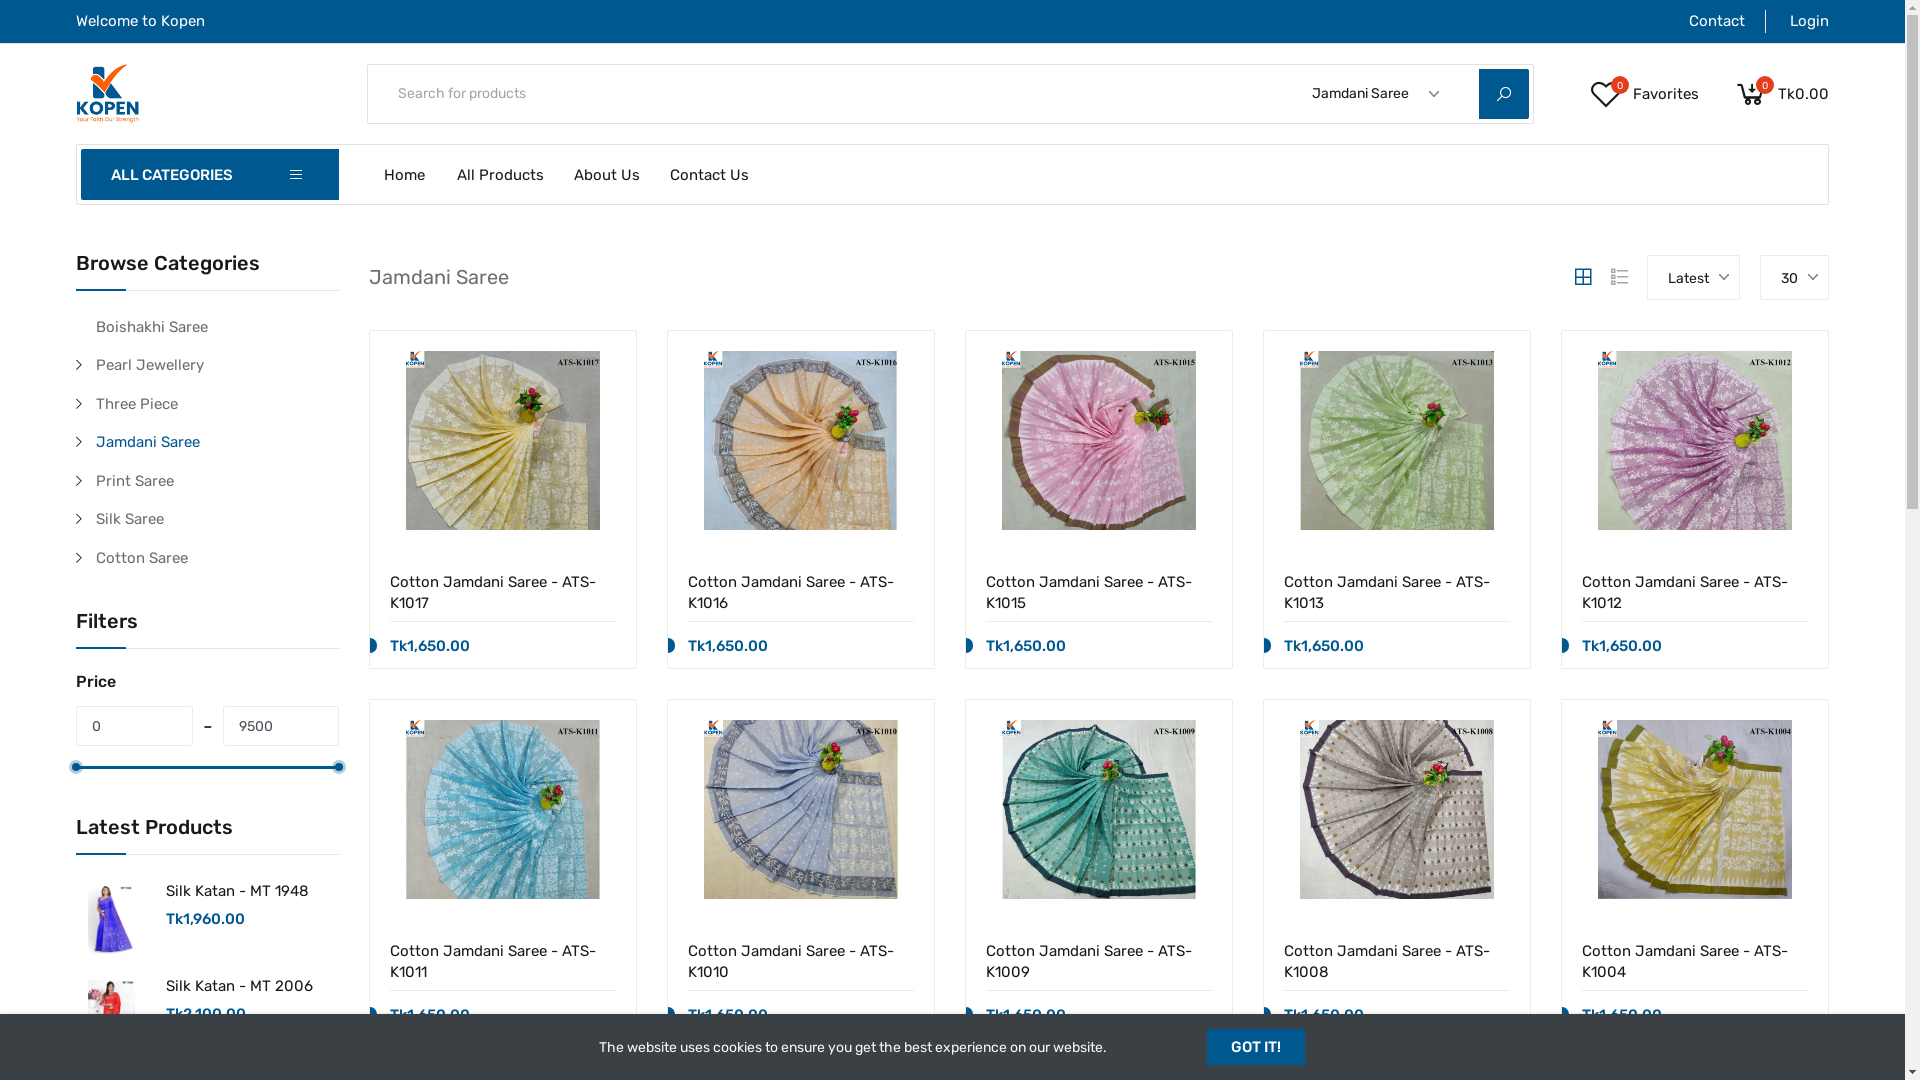  I want to click on 'Home', so click(404, 172).